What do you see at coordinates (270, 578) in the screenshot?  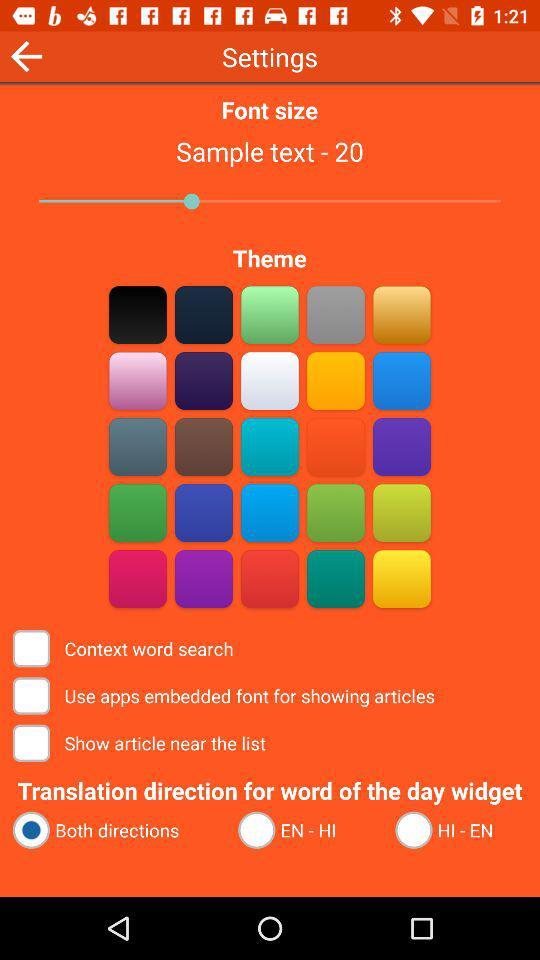 I see `changes colors` at bounding box center [270, 578].